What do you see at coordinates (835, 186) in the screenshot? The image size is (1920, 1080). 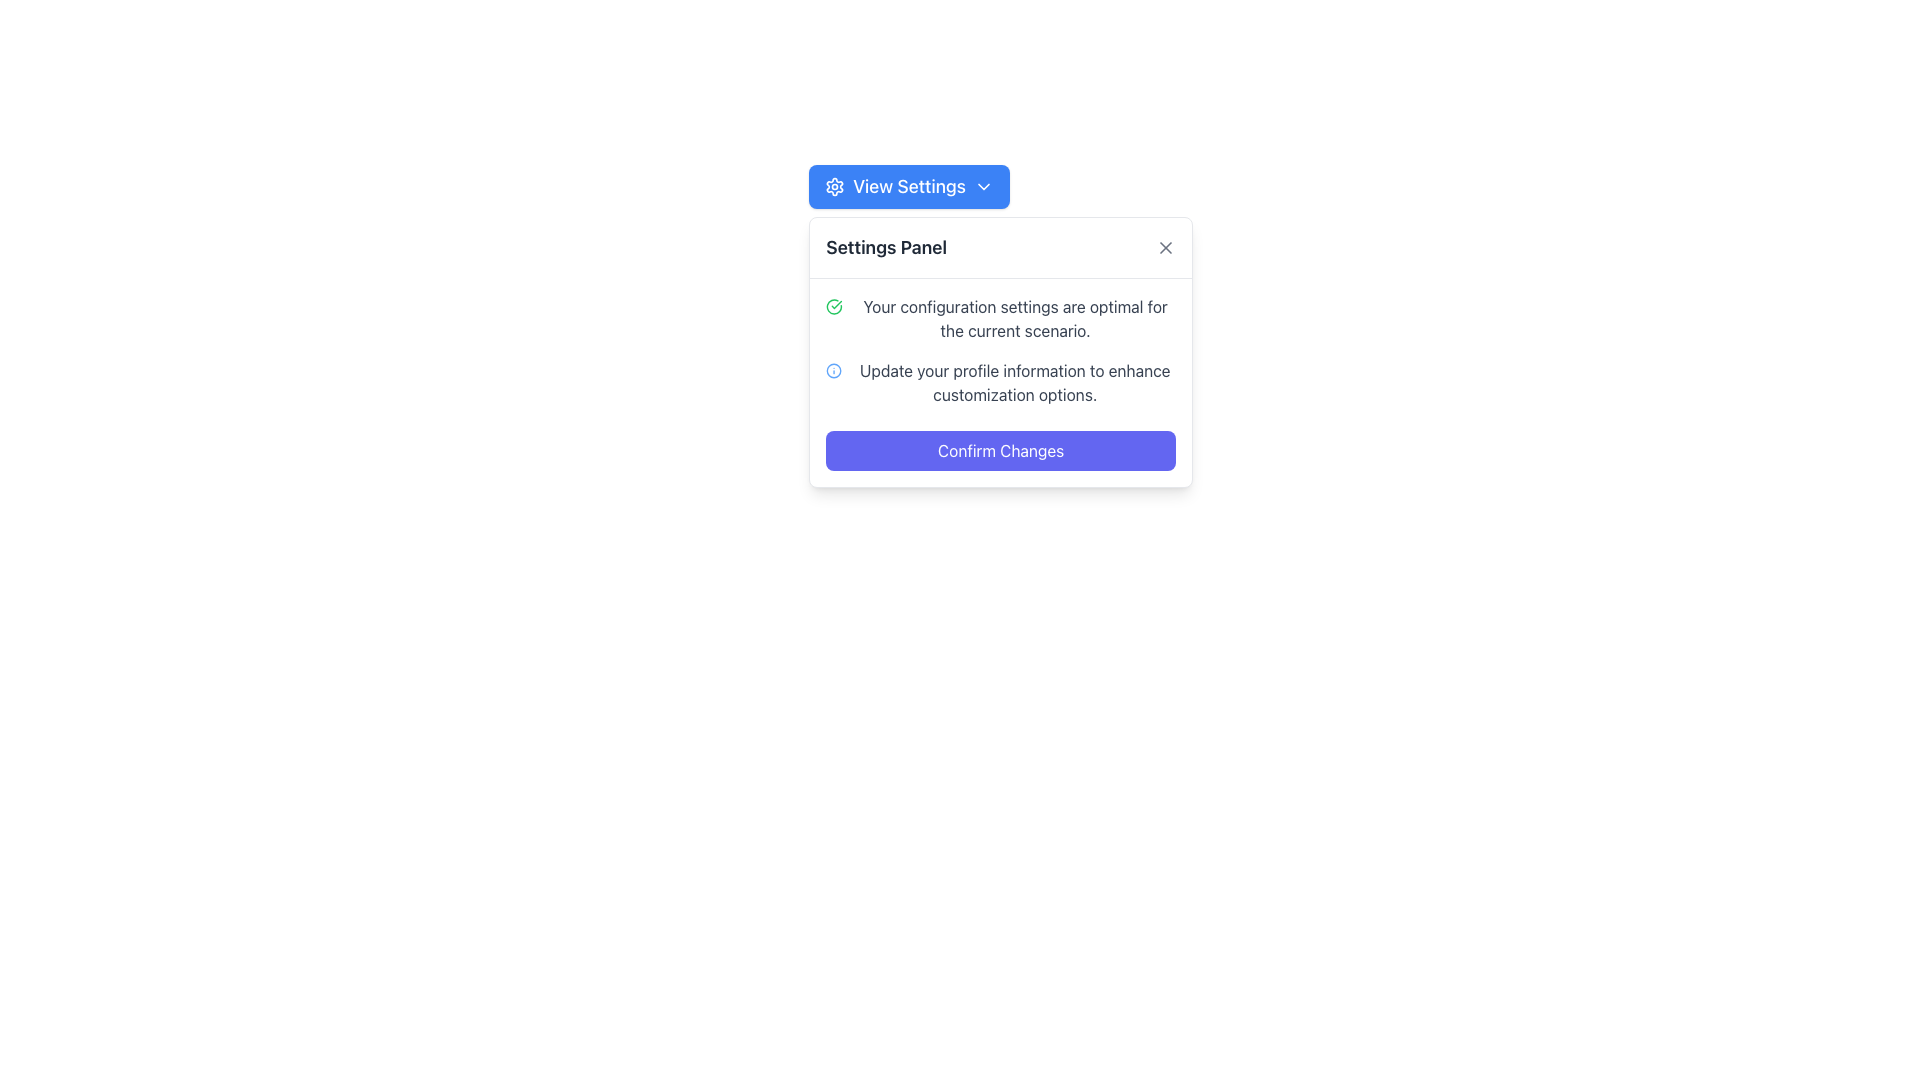 I see `the settings icon located on the left end of the 'View Settings' button` at bounding box center [835, 186].